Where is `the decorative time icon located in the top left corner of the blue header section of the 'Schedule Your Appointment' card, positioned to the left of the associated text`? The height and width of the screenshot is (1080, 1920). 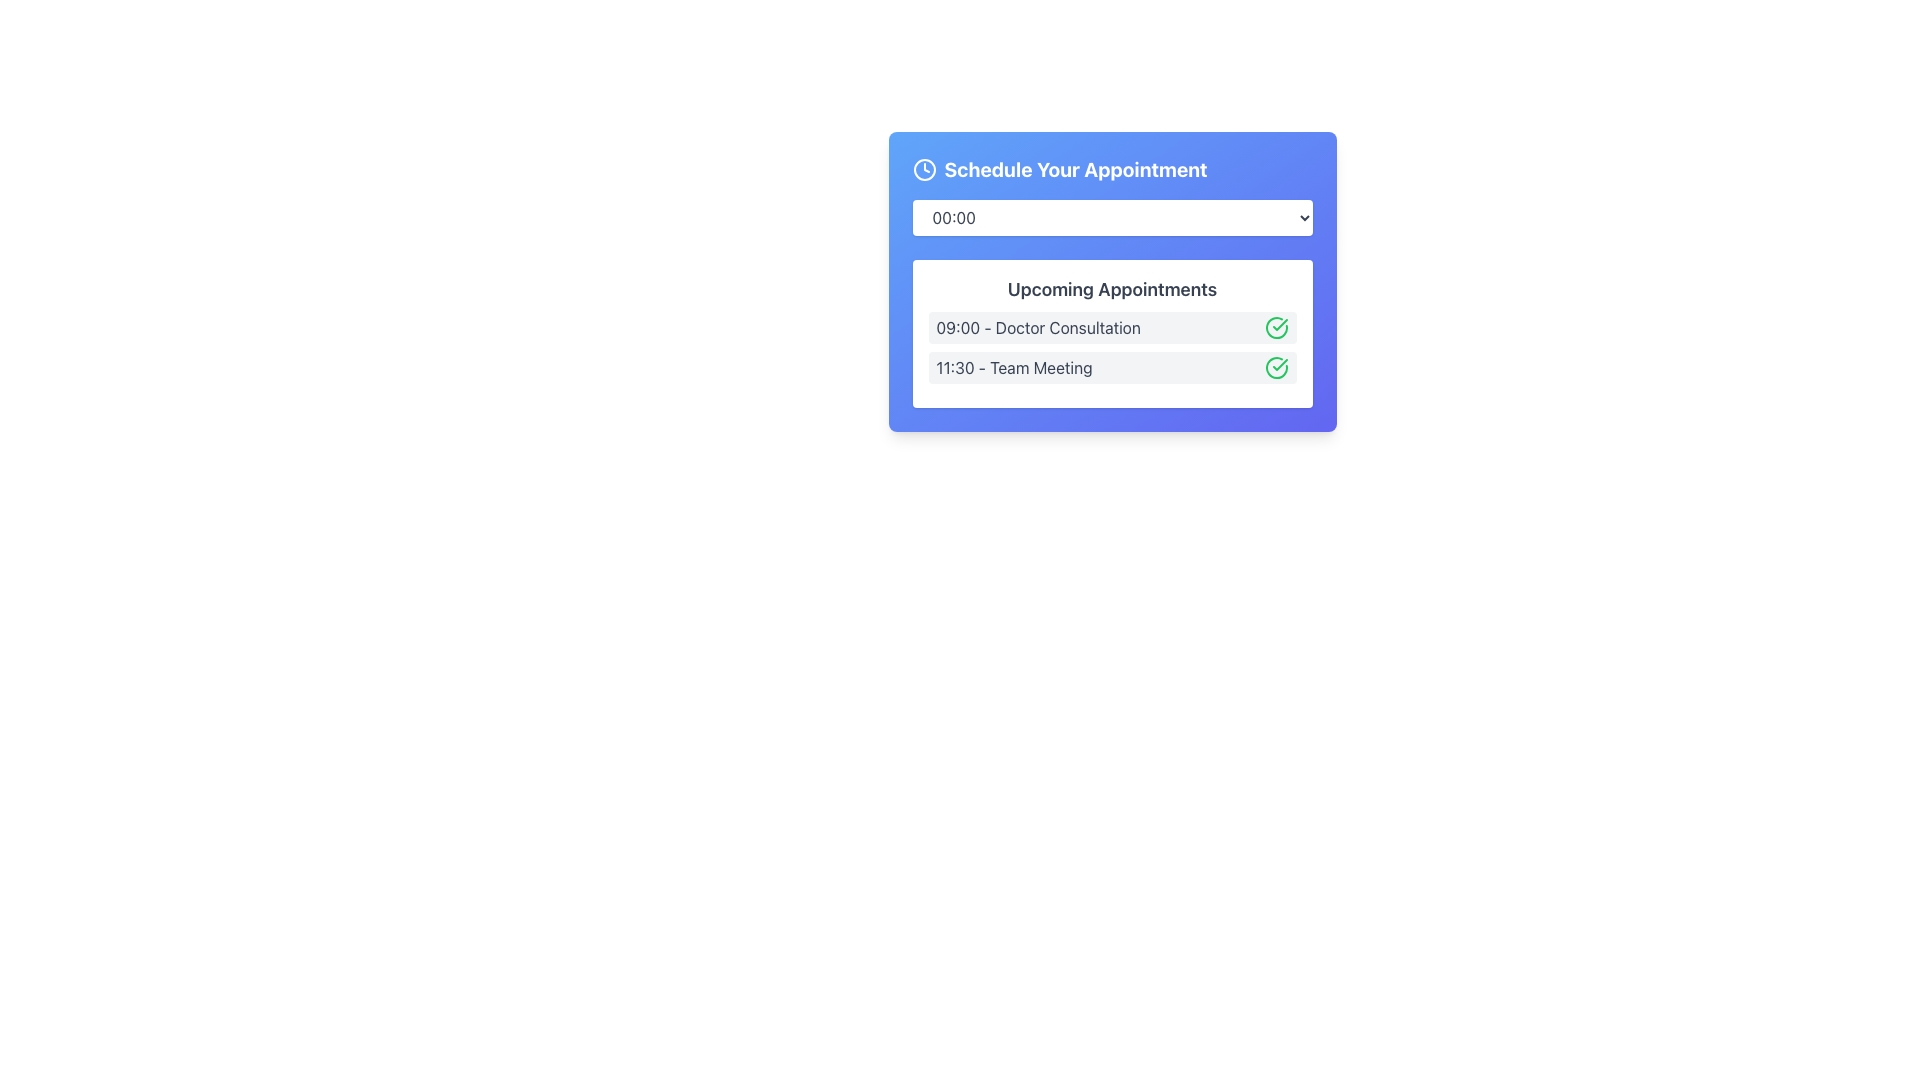 the decorative time icon located in the top left corner of the blue header section of the 'Schedule Your Appointment' card, positioned to the left of the associated text is located at coordinates (923, 168).